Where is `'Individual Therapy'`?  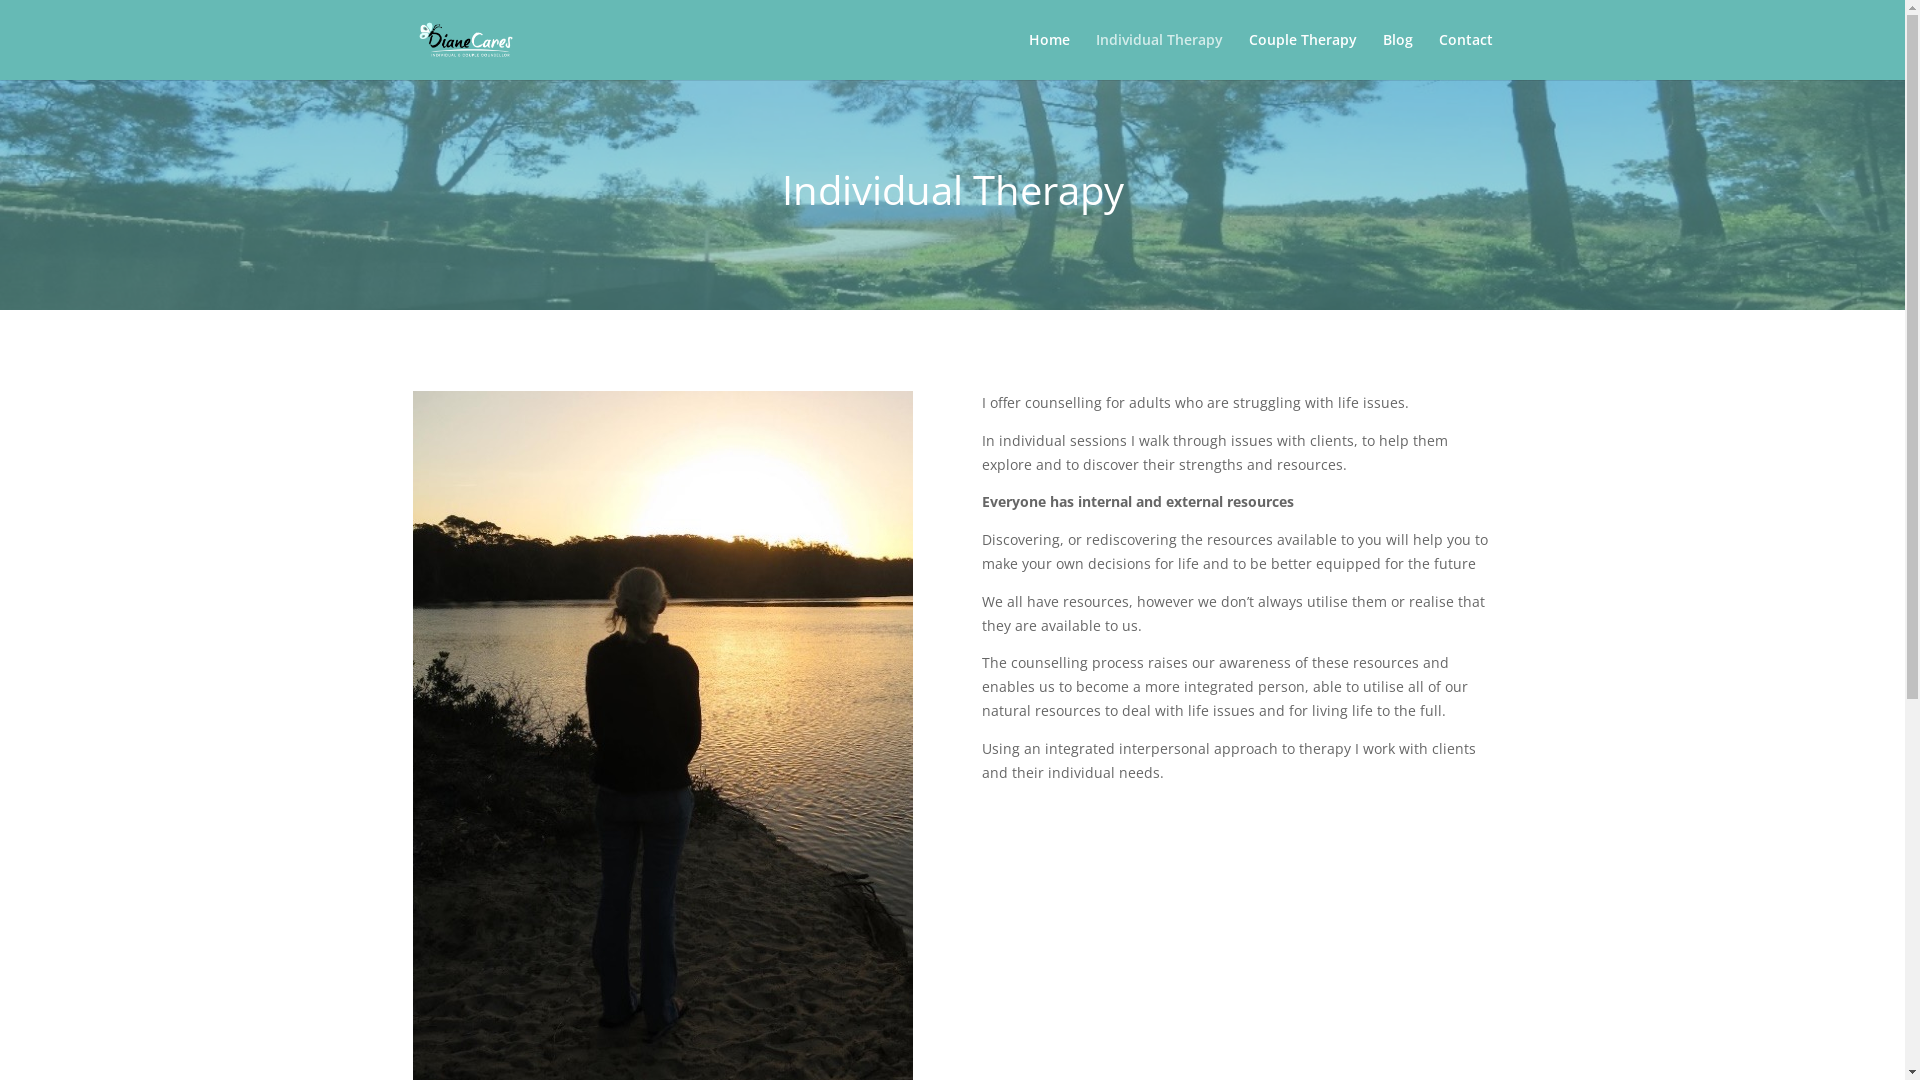 'Individual Therapy' is located at coordinates (1159, 55).